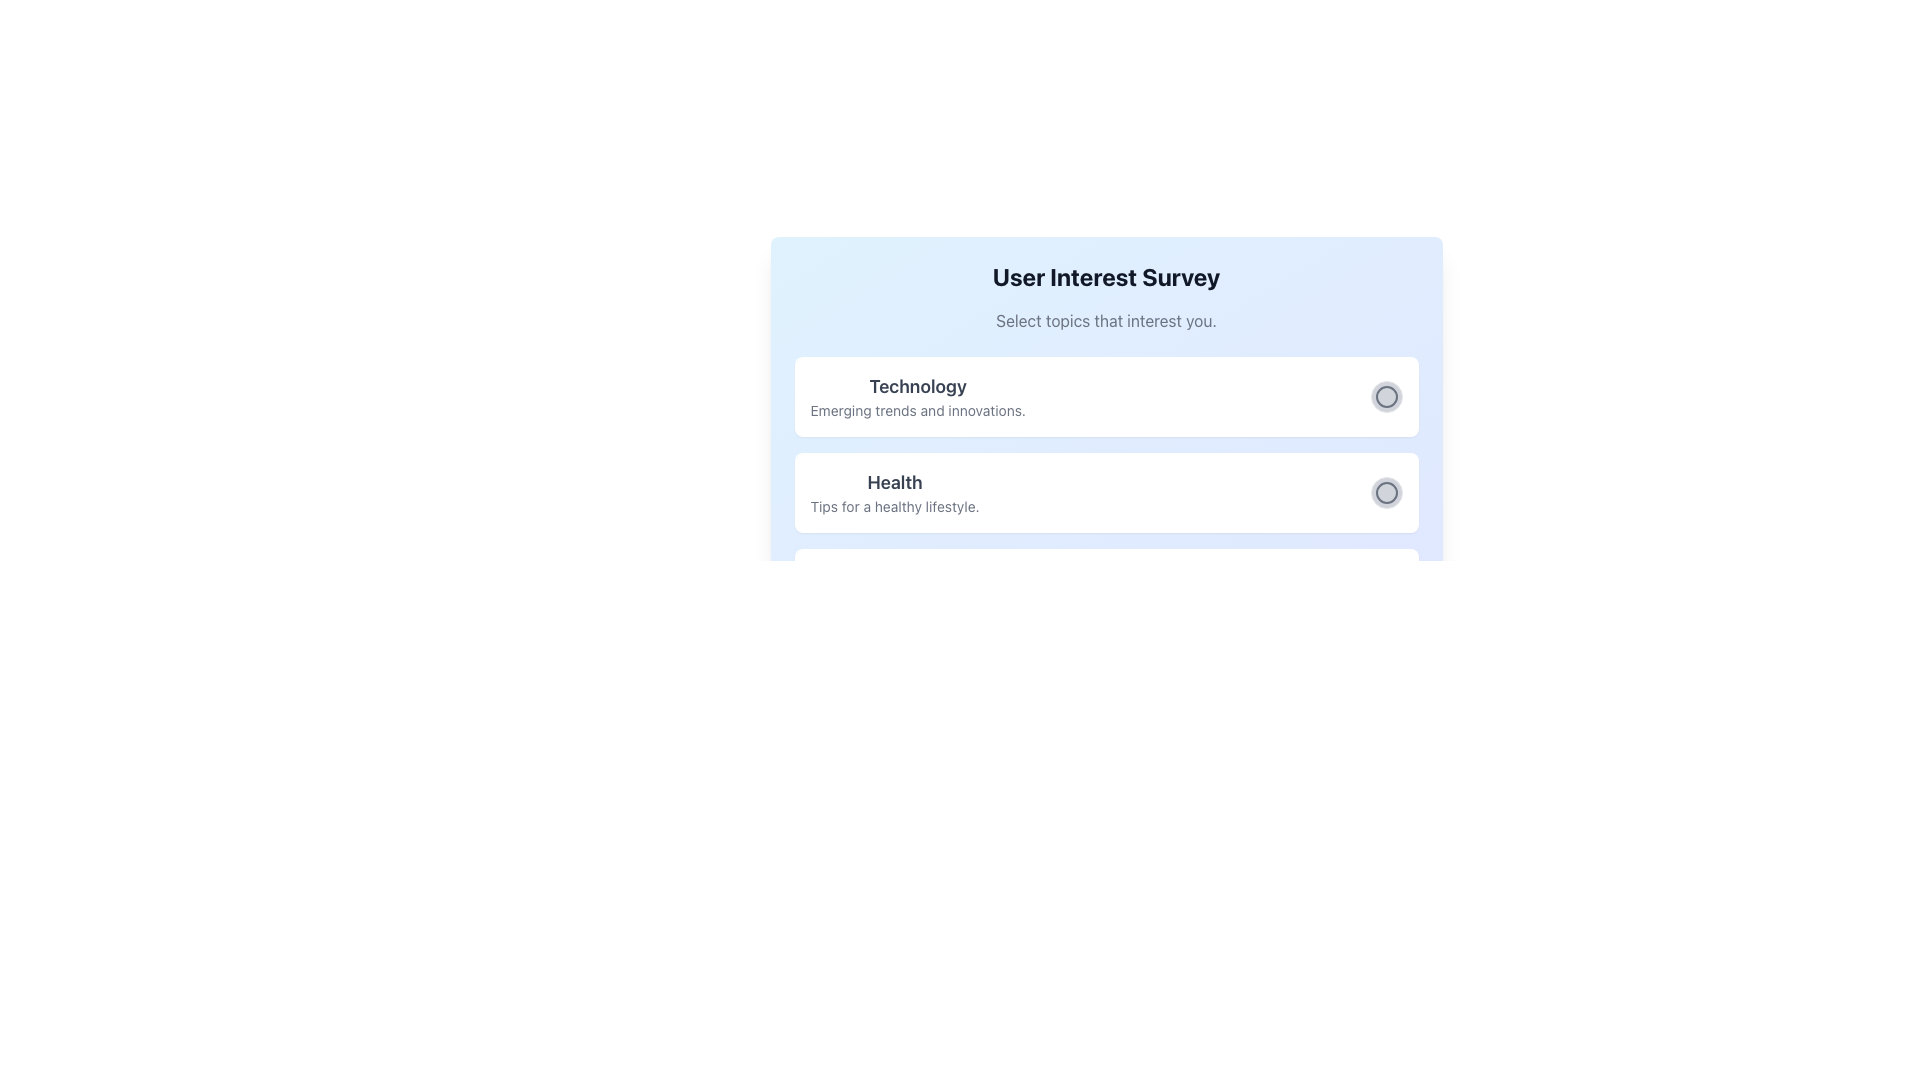 The width and height of the screenshot is (1920, 1080). Describe the element at coordinates (1385, 397) in the screenshot. I see `the circular button with a gray border and background, located on the right side of the 'Technology' section to make a selection` at that location.